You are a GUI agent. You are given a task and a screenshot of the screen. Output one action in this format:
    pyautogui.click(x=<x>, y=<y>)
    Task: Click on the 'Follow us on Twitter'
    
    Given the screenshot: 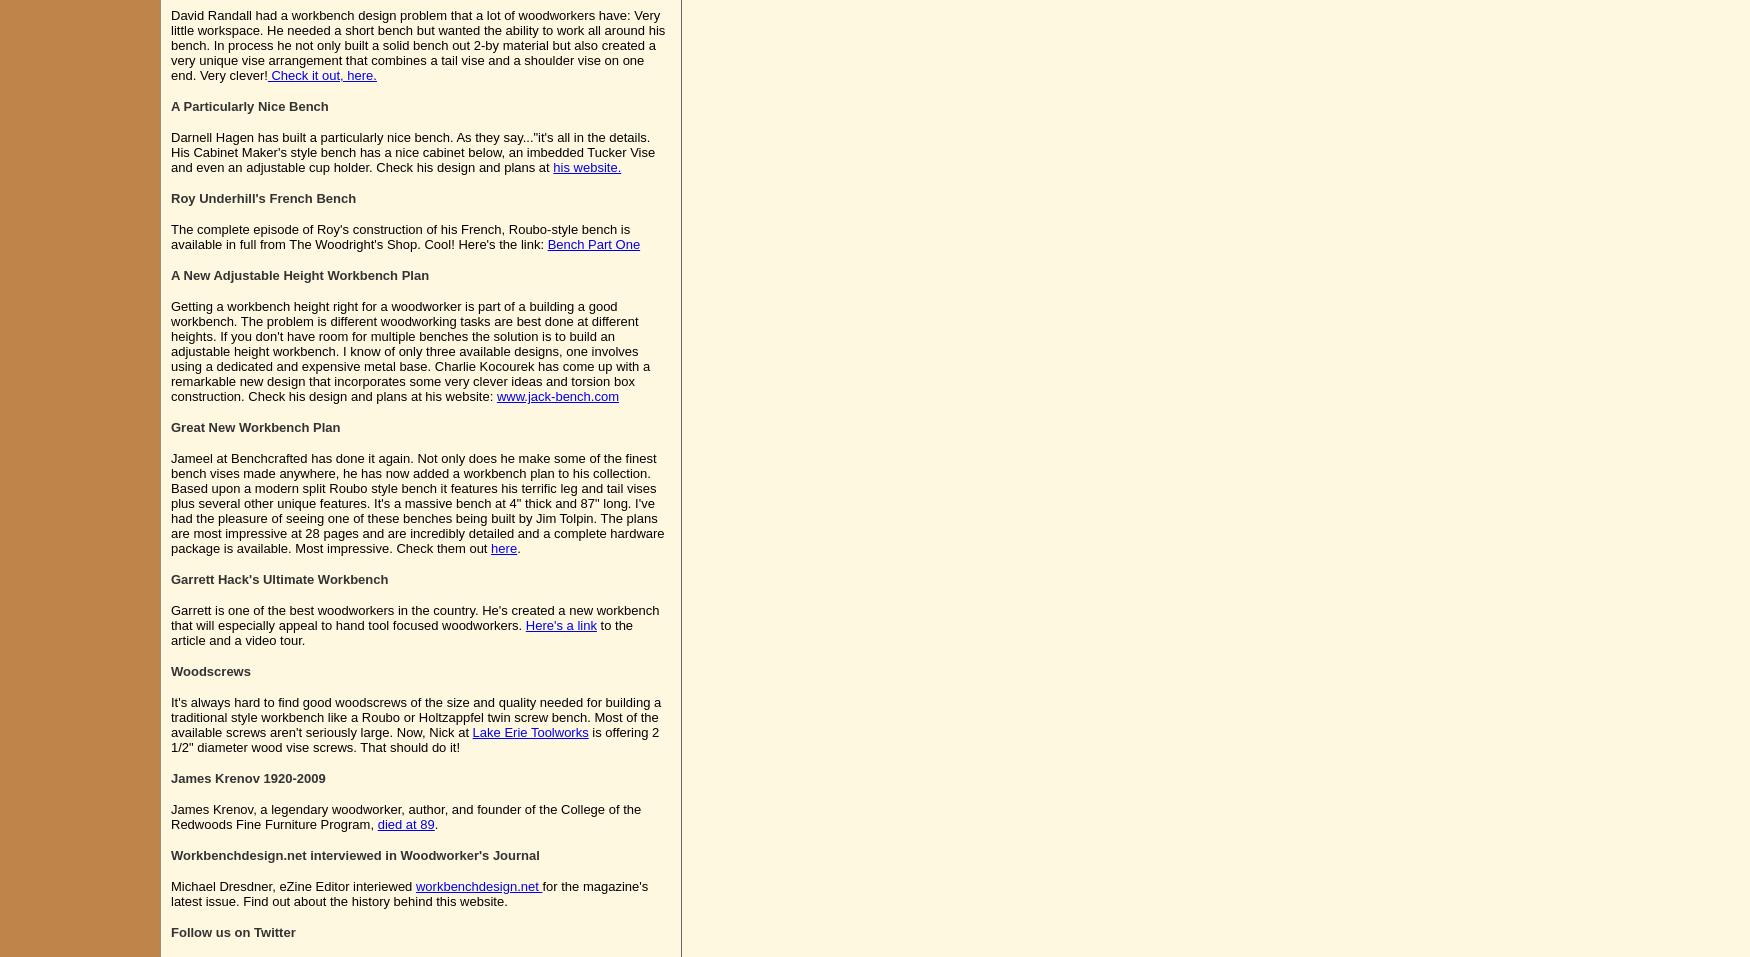 What is the action you would take?
    pyautogui.click(x=232, y=932)
    